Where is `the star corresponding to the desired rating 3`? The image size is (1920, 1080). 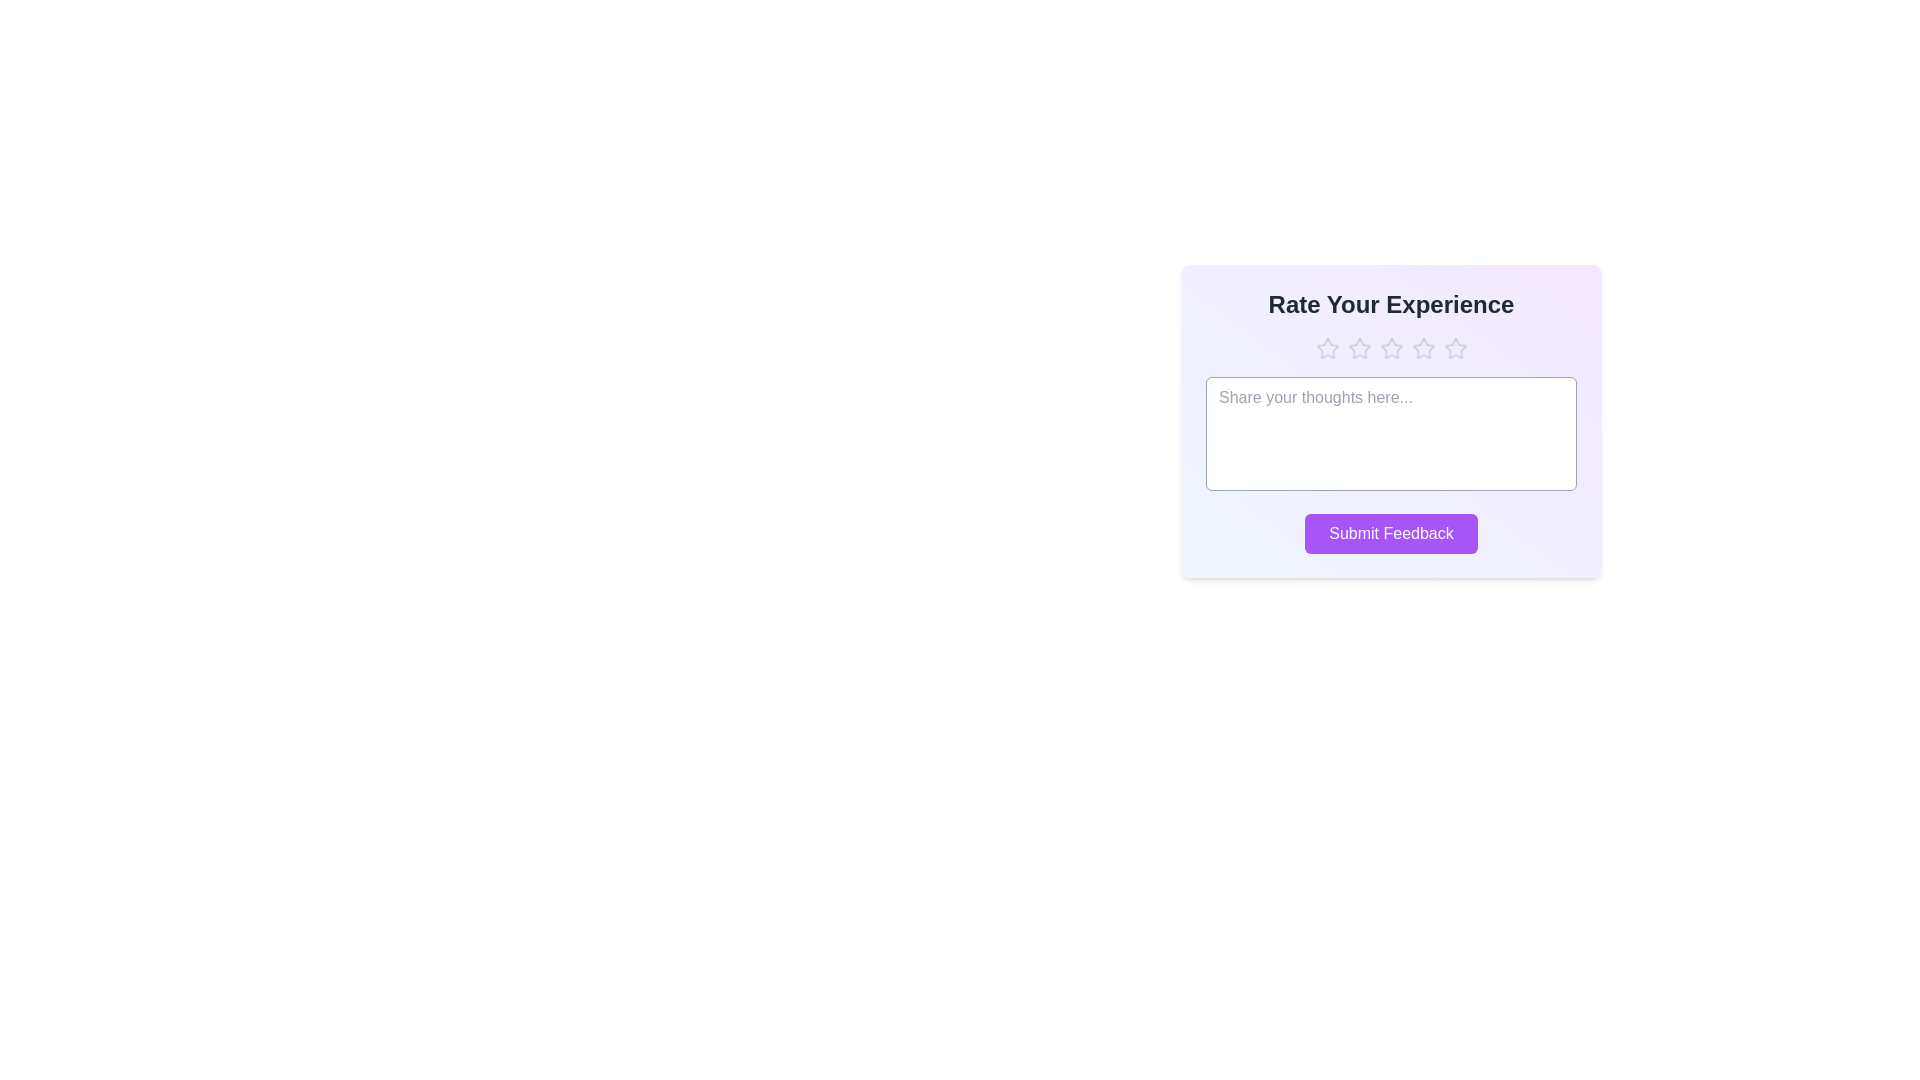
the star corresponding to the desired rating 3 is located at coordinates (1390, 347).